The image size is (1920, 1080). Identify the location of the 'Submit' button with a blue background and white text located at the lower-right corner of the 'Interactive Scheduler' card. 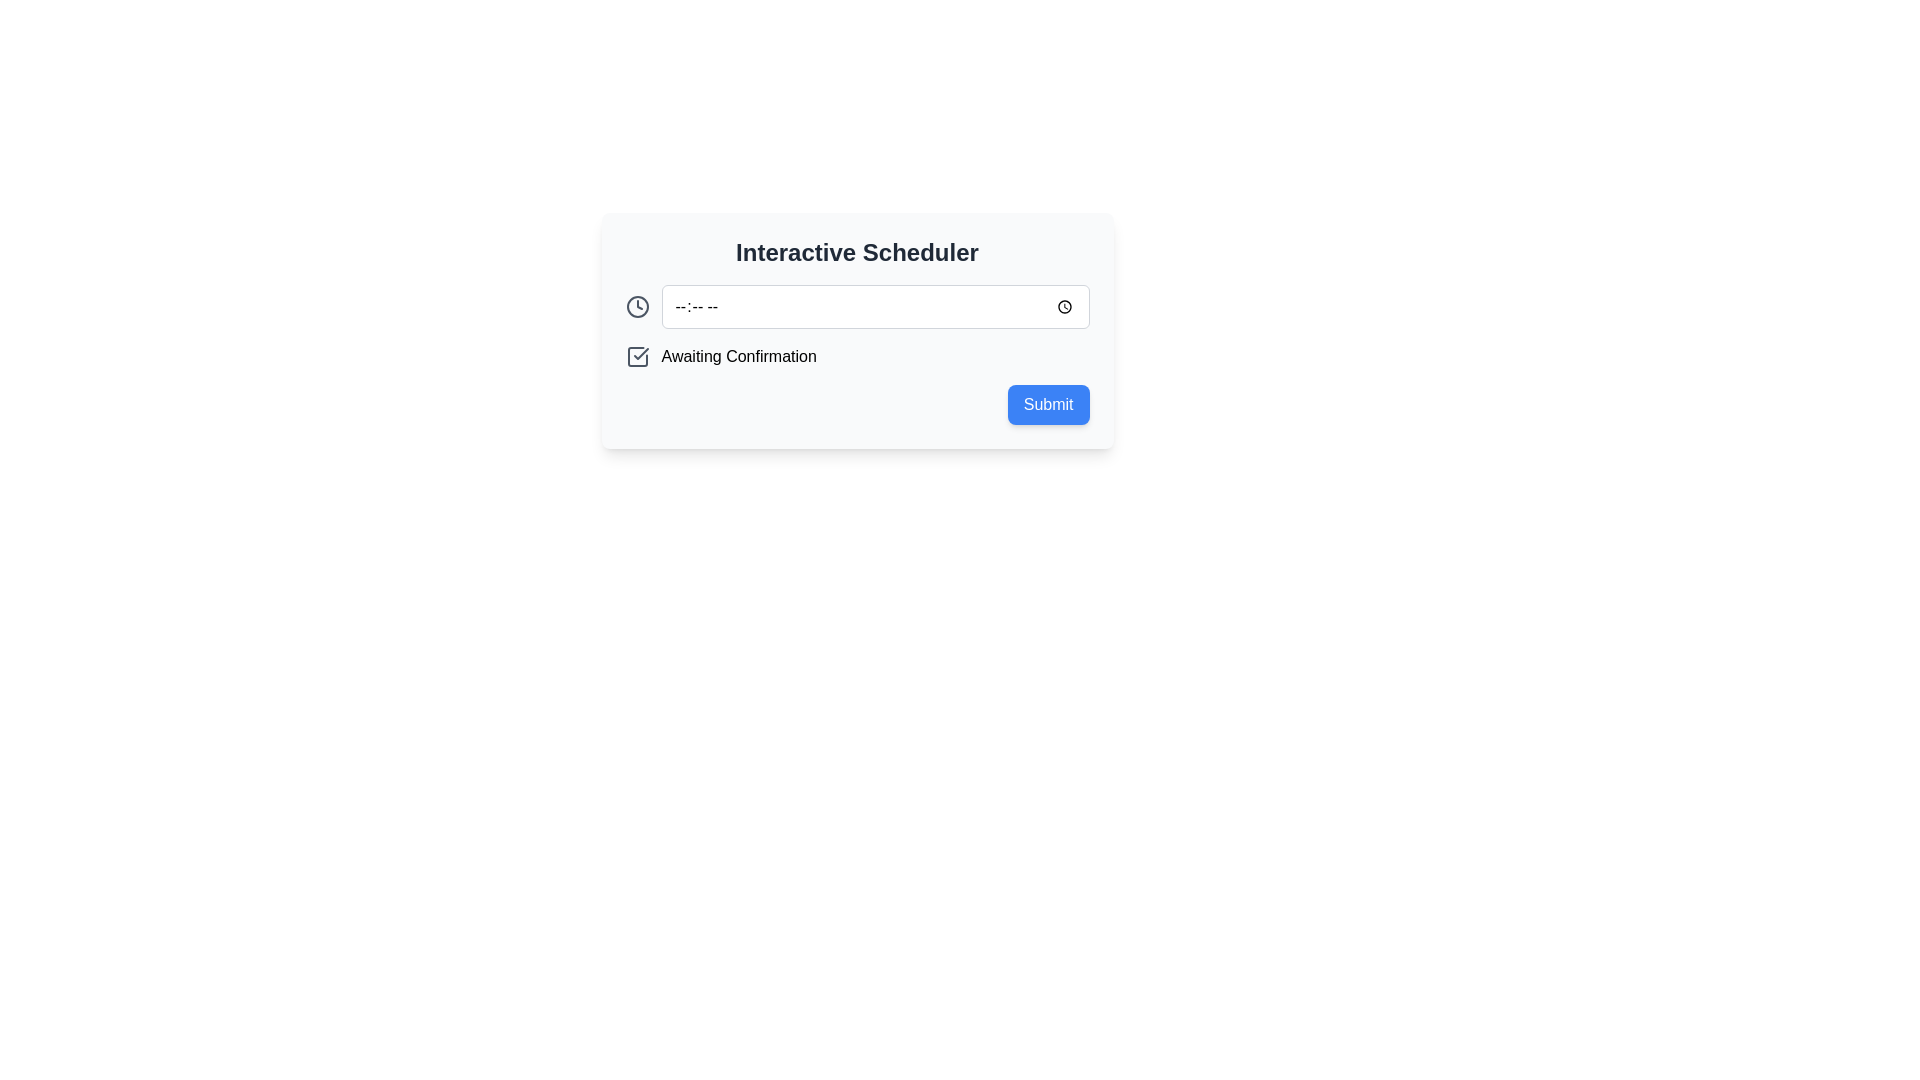
(1047, 405).